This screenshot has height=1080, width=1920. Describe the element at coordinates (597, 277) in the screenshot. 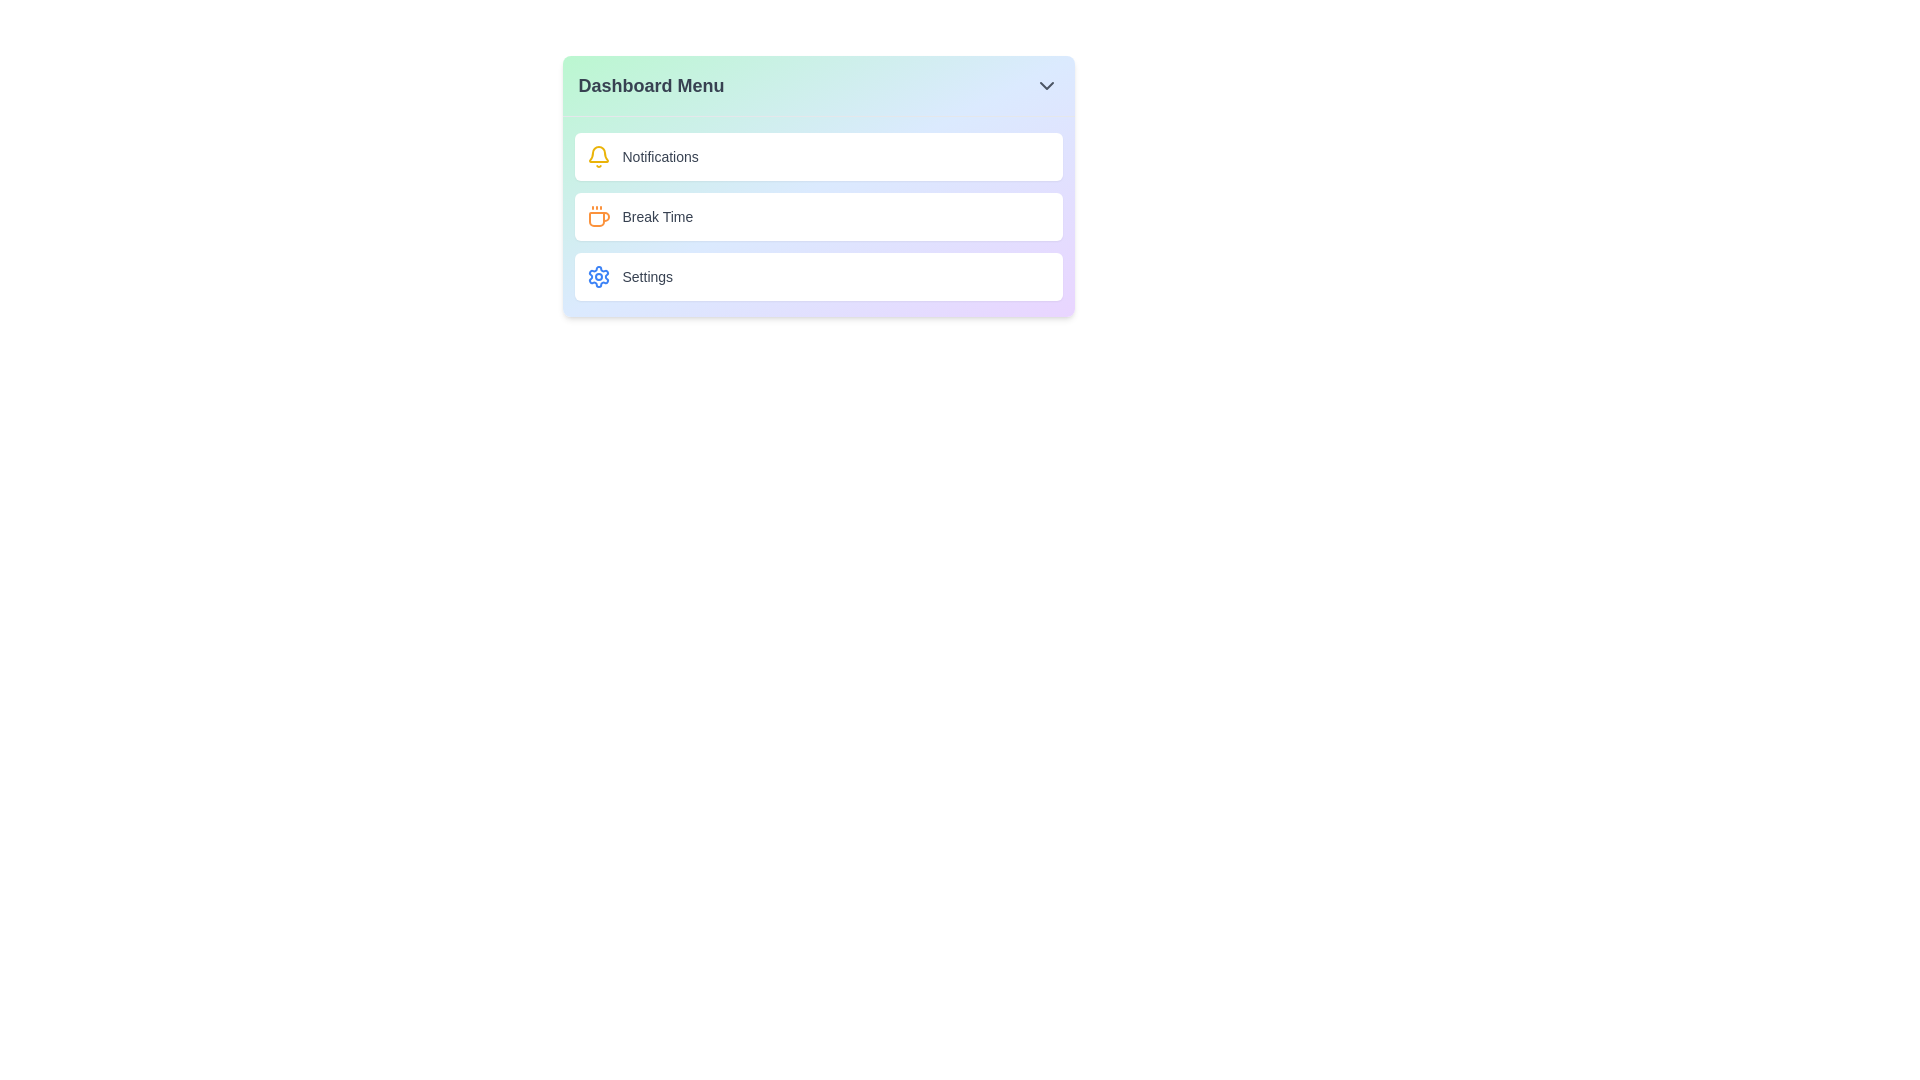

I see `the settings icon located to the left of the 'Settings' text in the menu interface` at that location.